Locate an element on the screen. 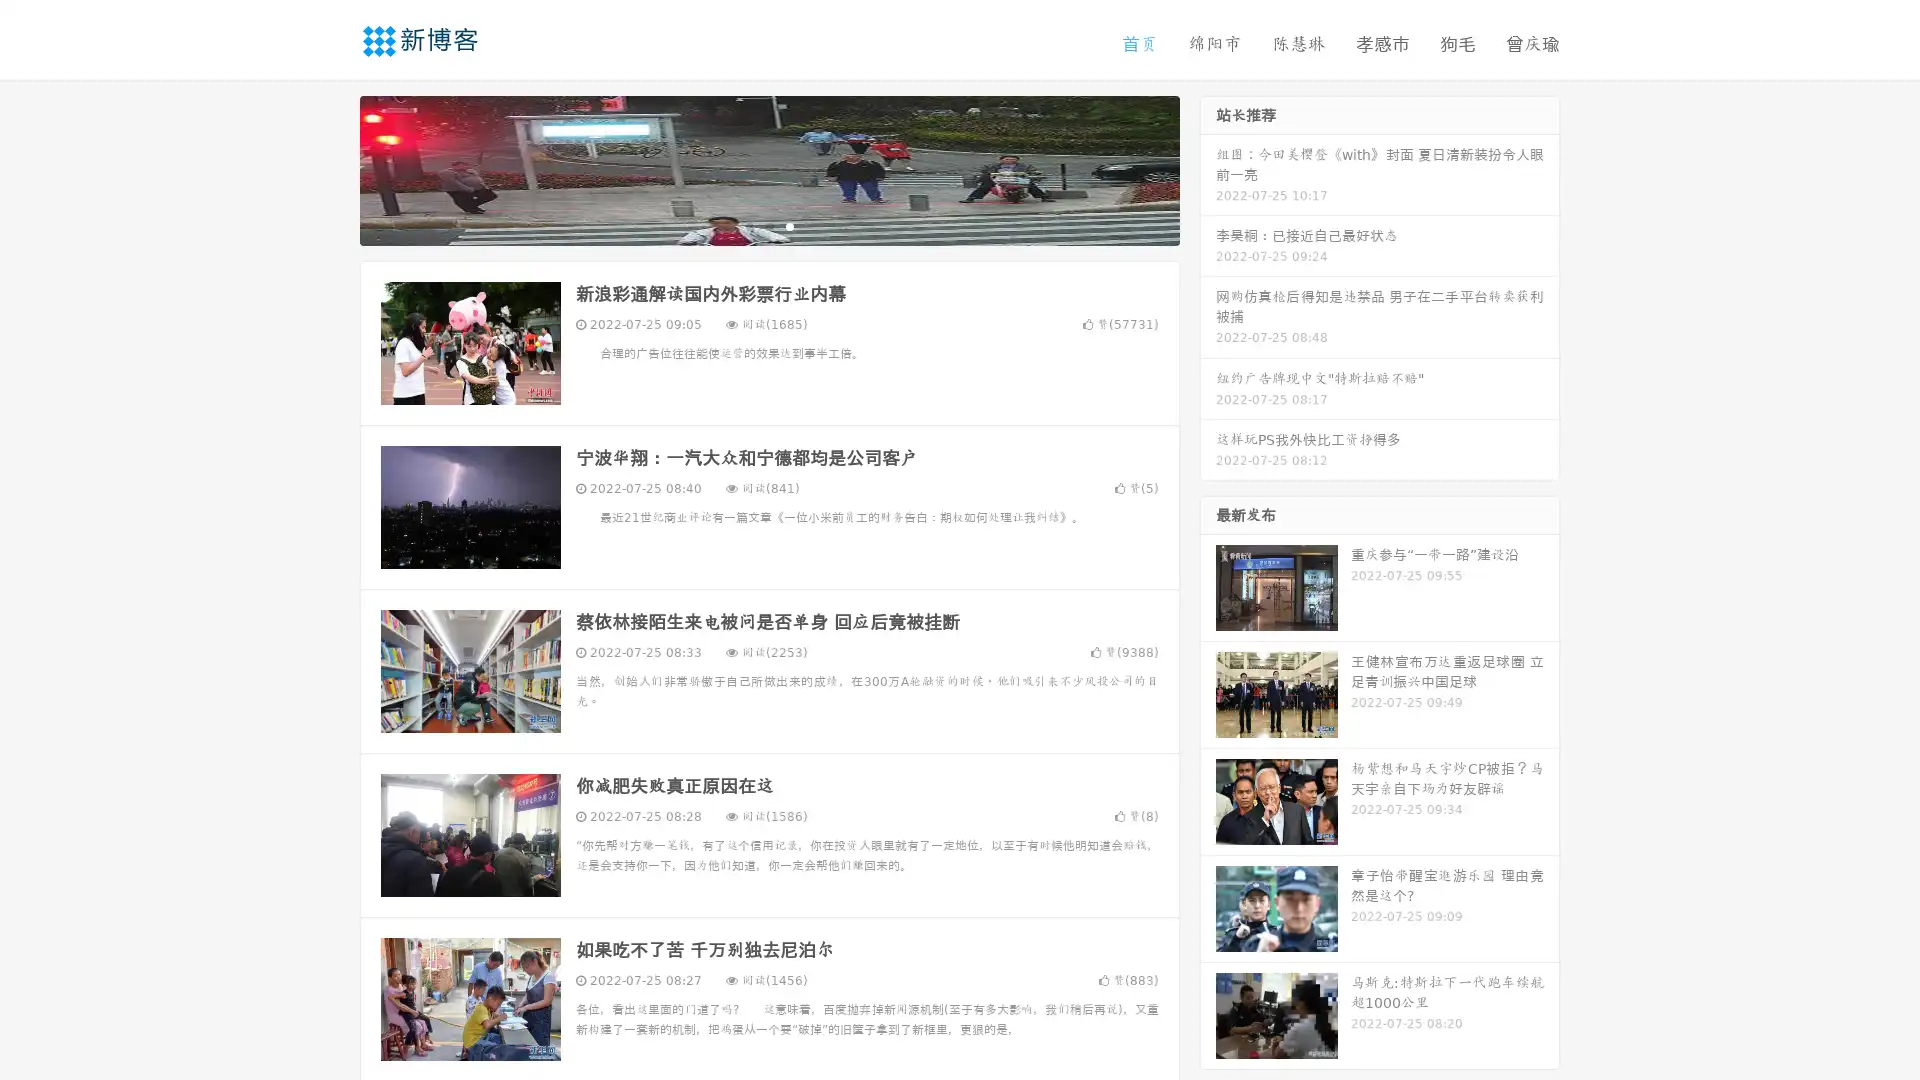 This screenshot has height=1080, width=1920. Go to slide 2 is located at coordinates (768, 225).